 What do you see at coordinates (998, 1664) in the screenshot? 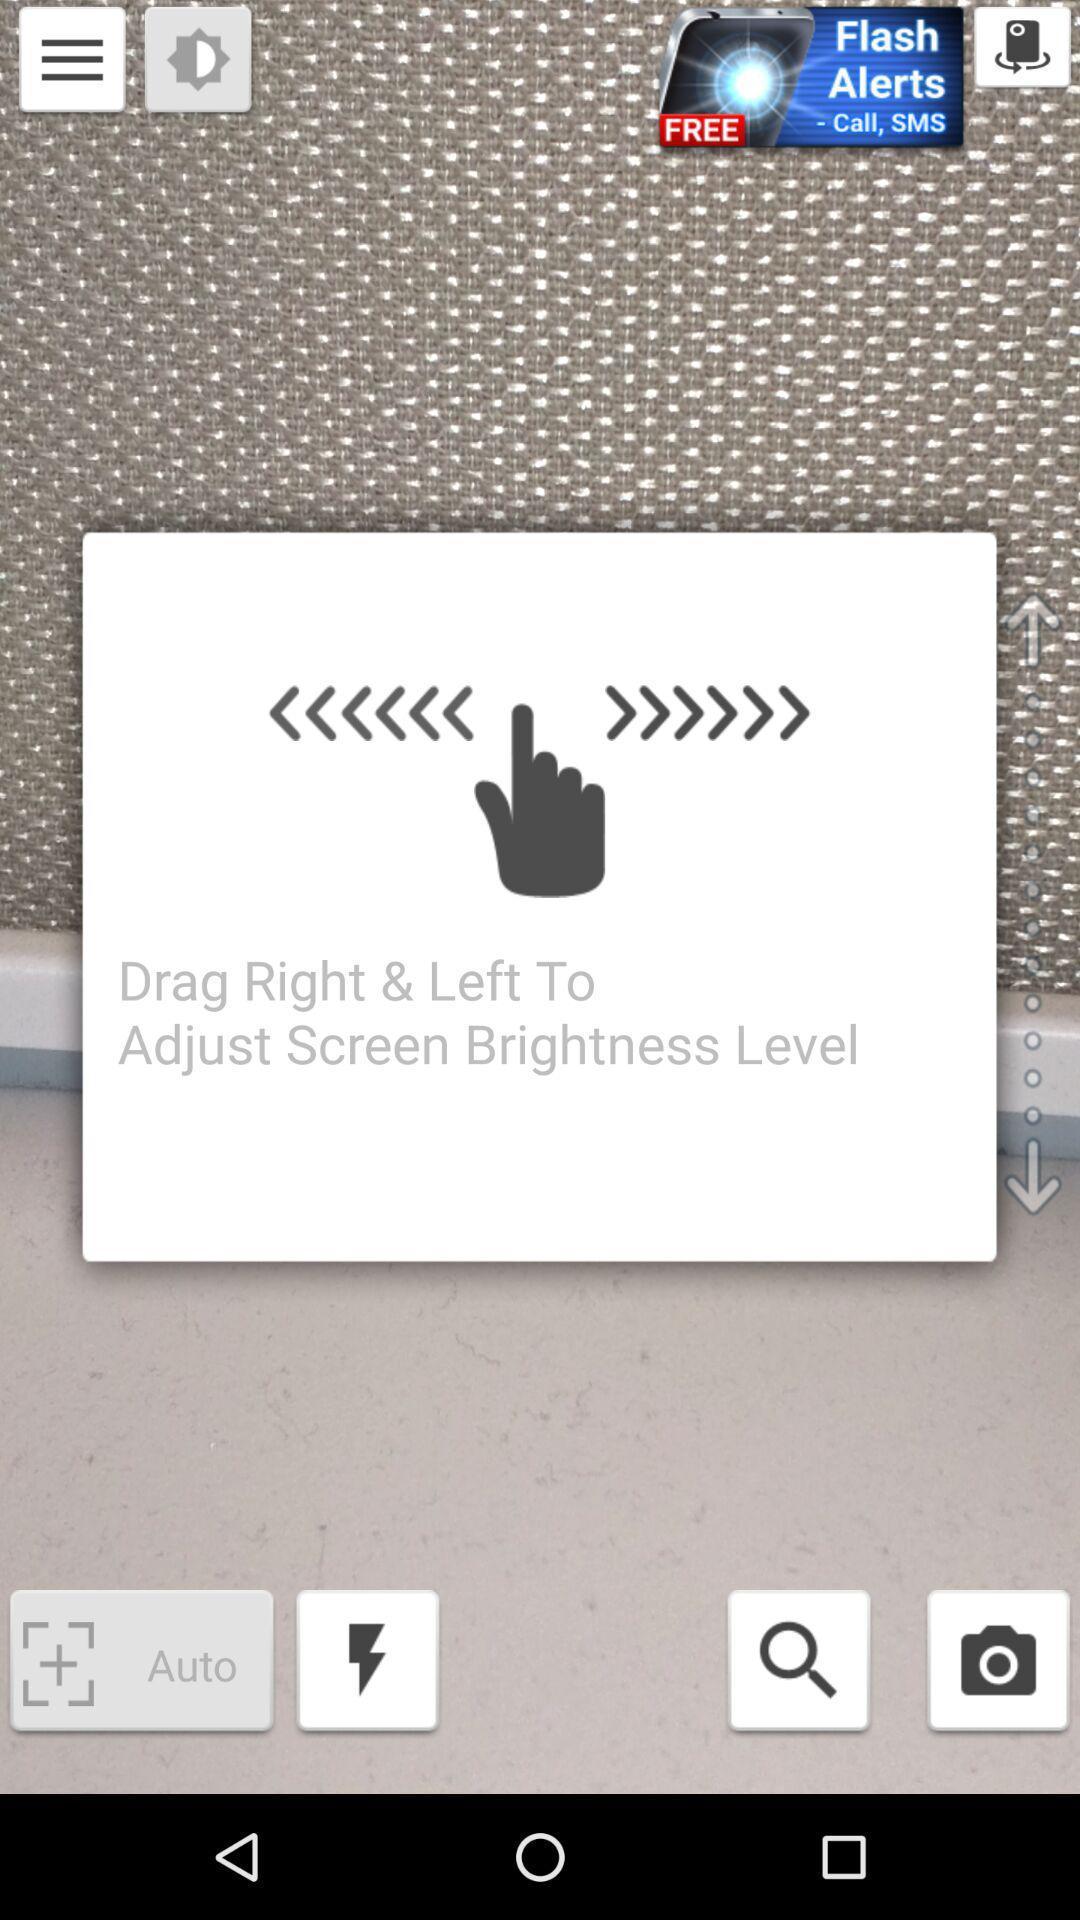
I see `take a picture` at bounding box center [998, 1664].